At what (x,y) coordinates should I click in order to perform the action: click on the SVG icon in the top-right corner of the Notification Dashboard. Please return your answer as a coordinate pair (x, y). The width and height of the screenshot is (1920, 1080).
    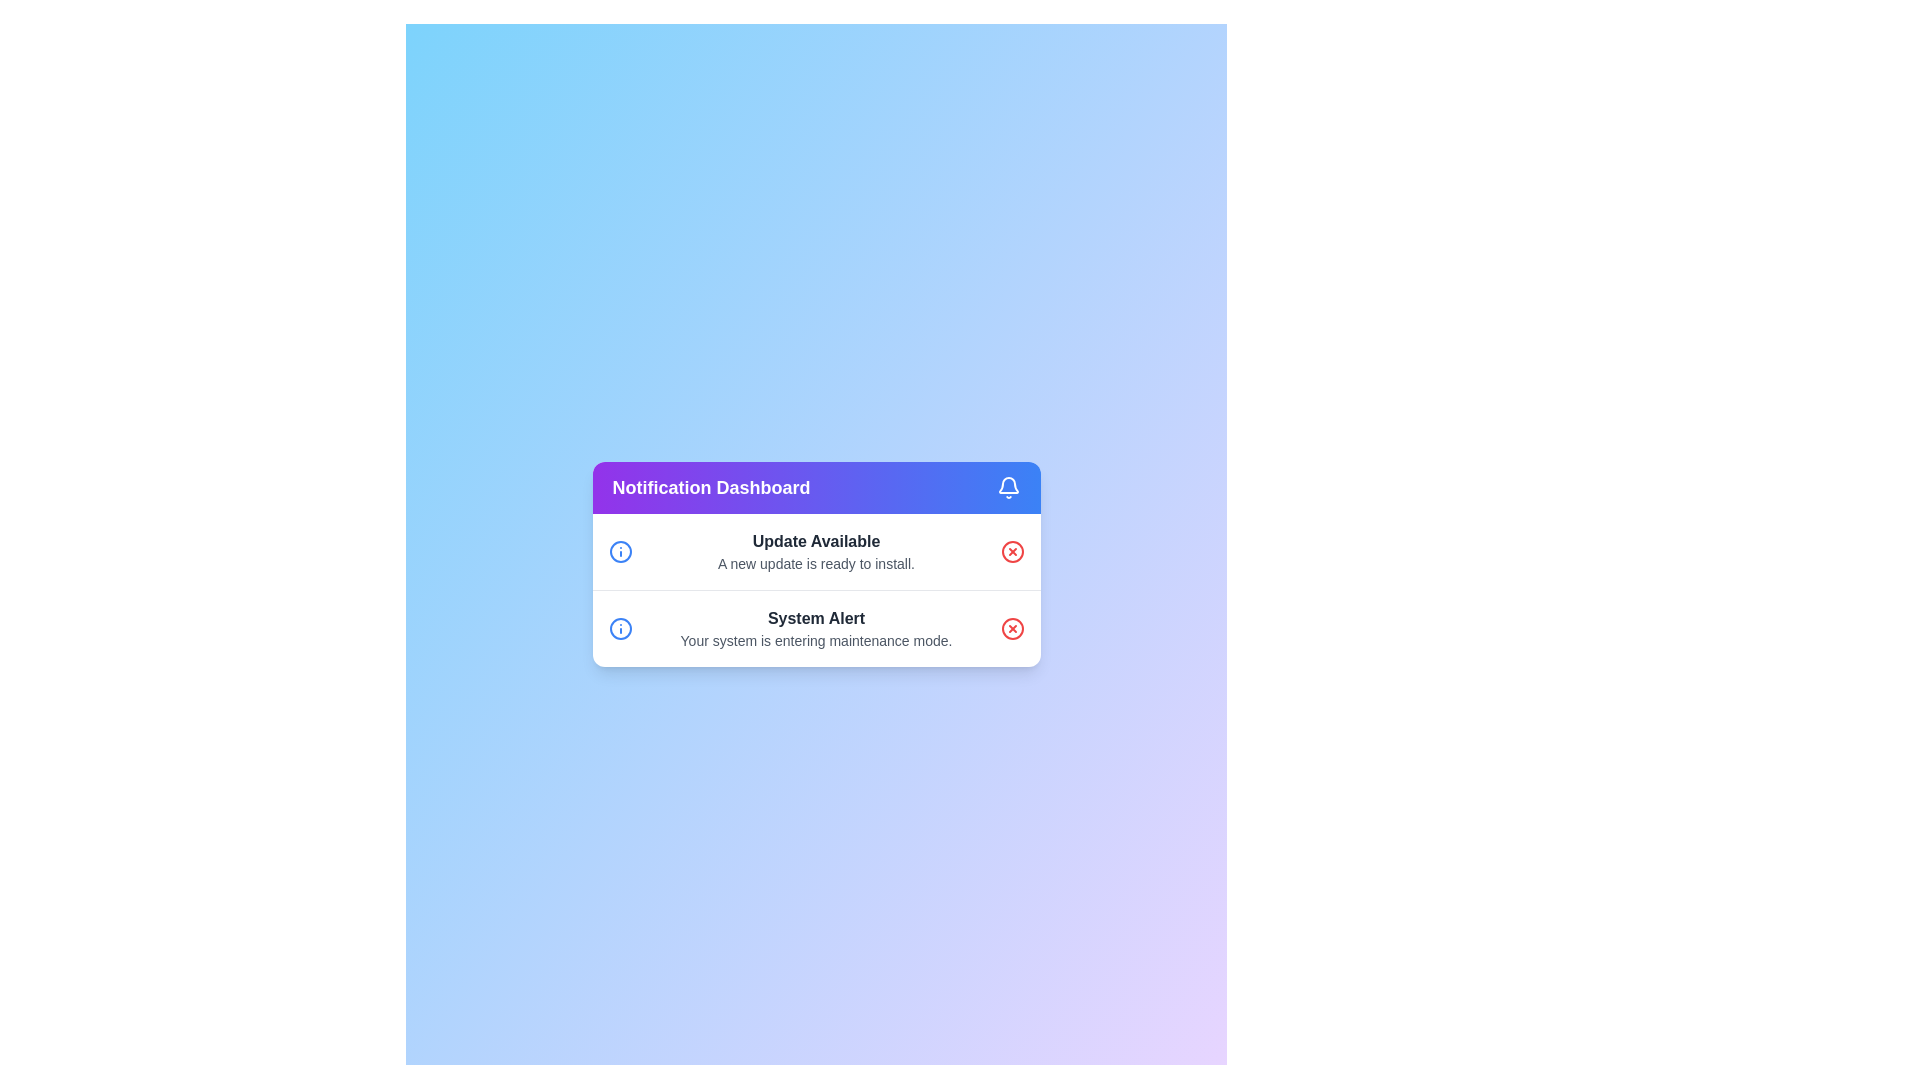
    Looking at the image, I should click on (1008, 487).